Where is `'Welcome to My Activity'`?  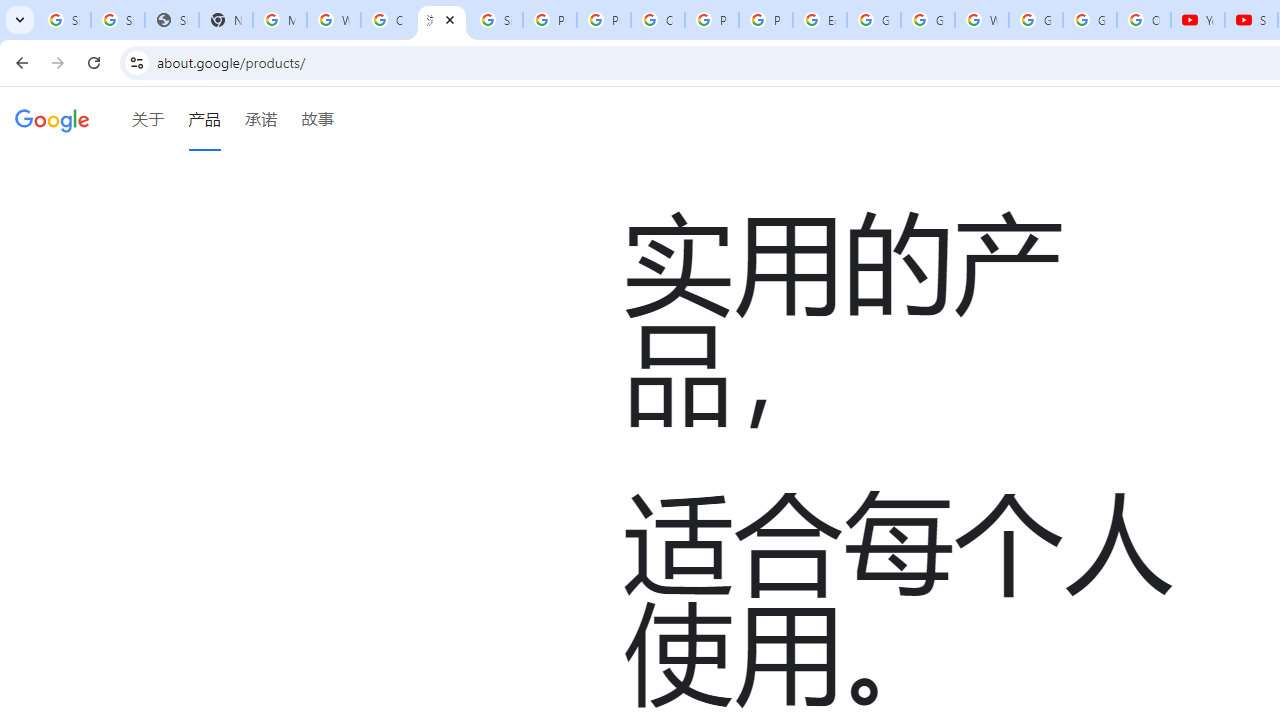 'Welcome to My Activity' is located at coordinates (981, 20).